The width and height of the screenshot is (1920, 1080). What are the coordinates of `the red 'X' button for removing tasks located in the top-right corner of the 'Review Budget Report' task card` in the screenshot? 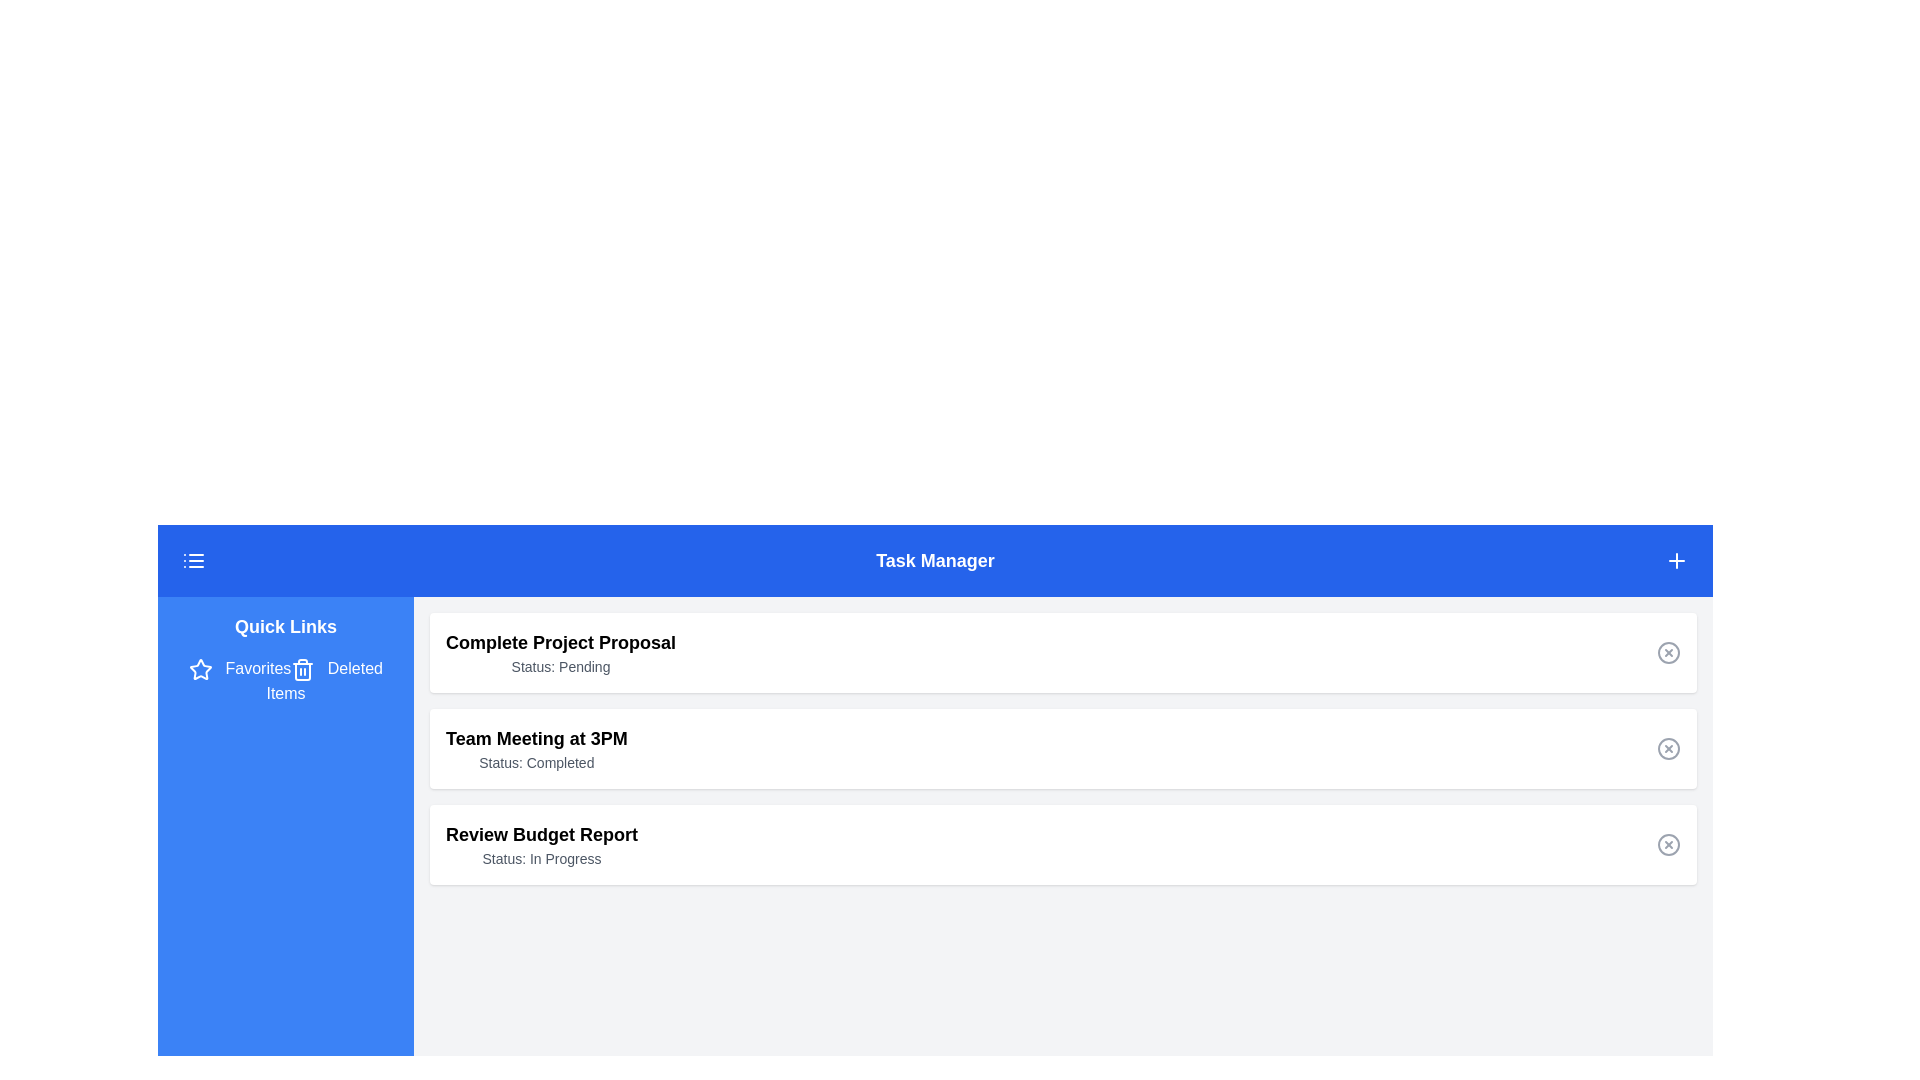 It's located at (1669, 844).